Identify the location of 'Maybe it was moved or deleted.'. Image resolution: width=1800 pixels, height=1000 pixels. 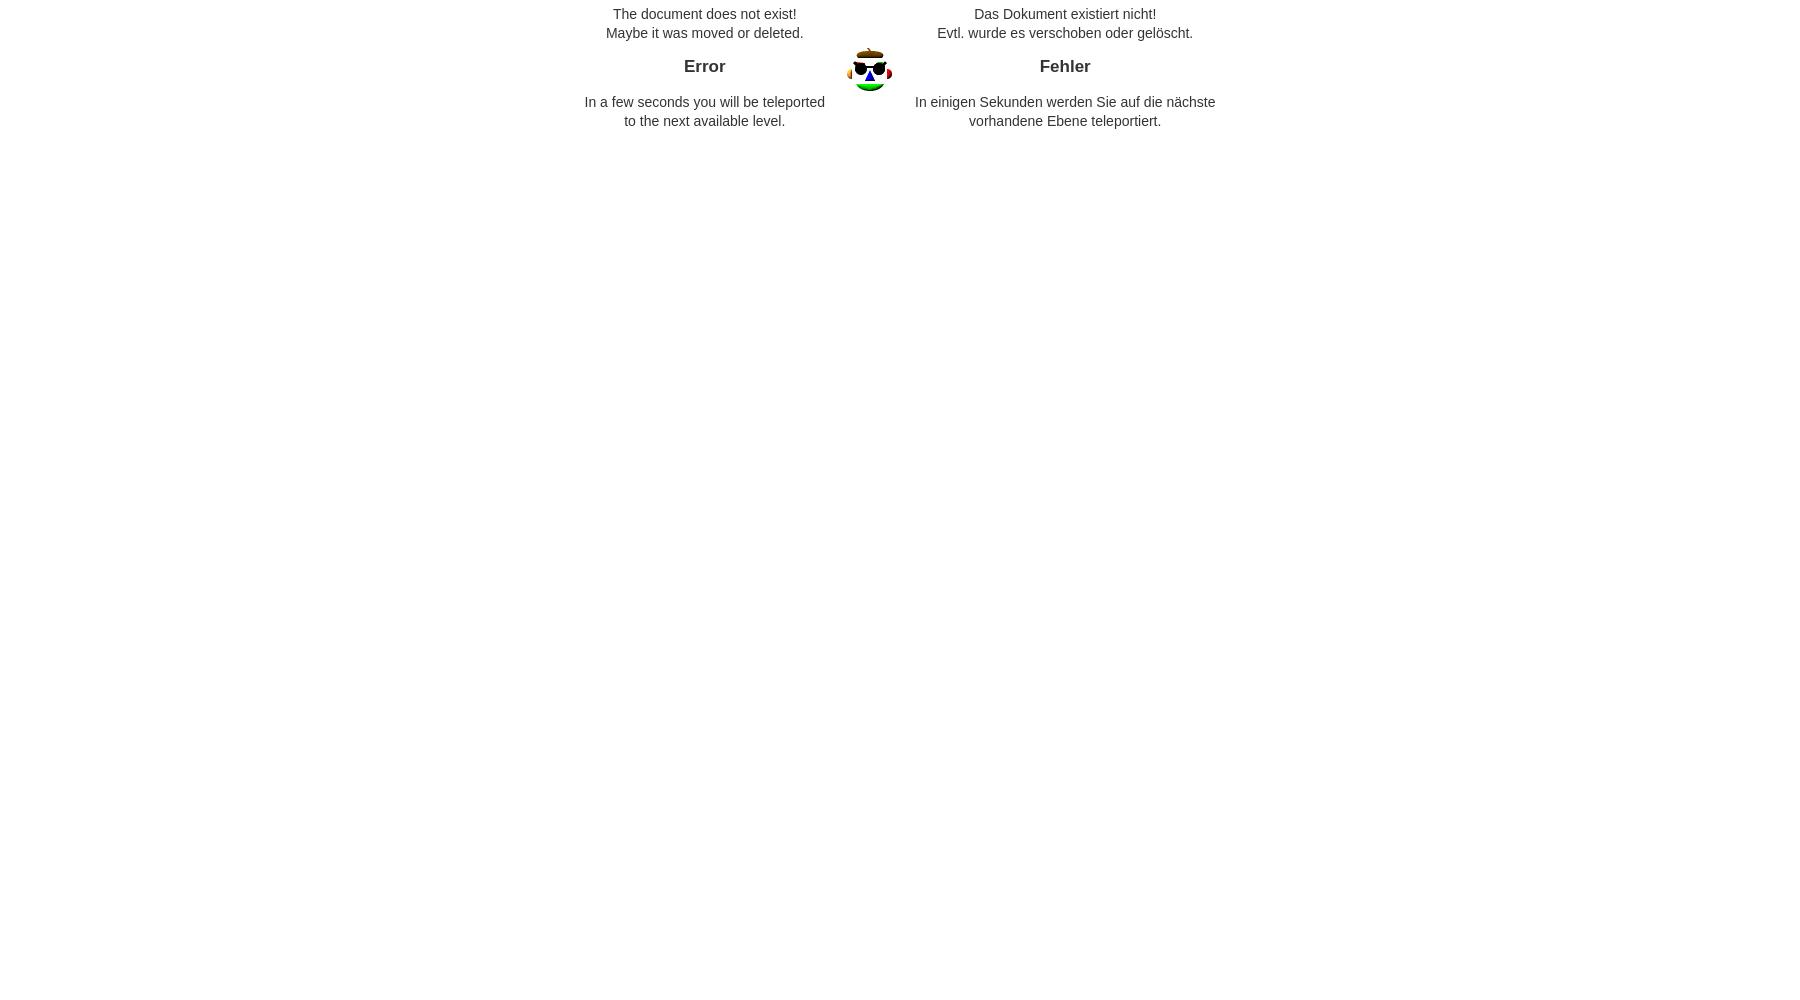
(702, 32).